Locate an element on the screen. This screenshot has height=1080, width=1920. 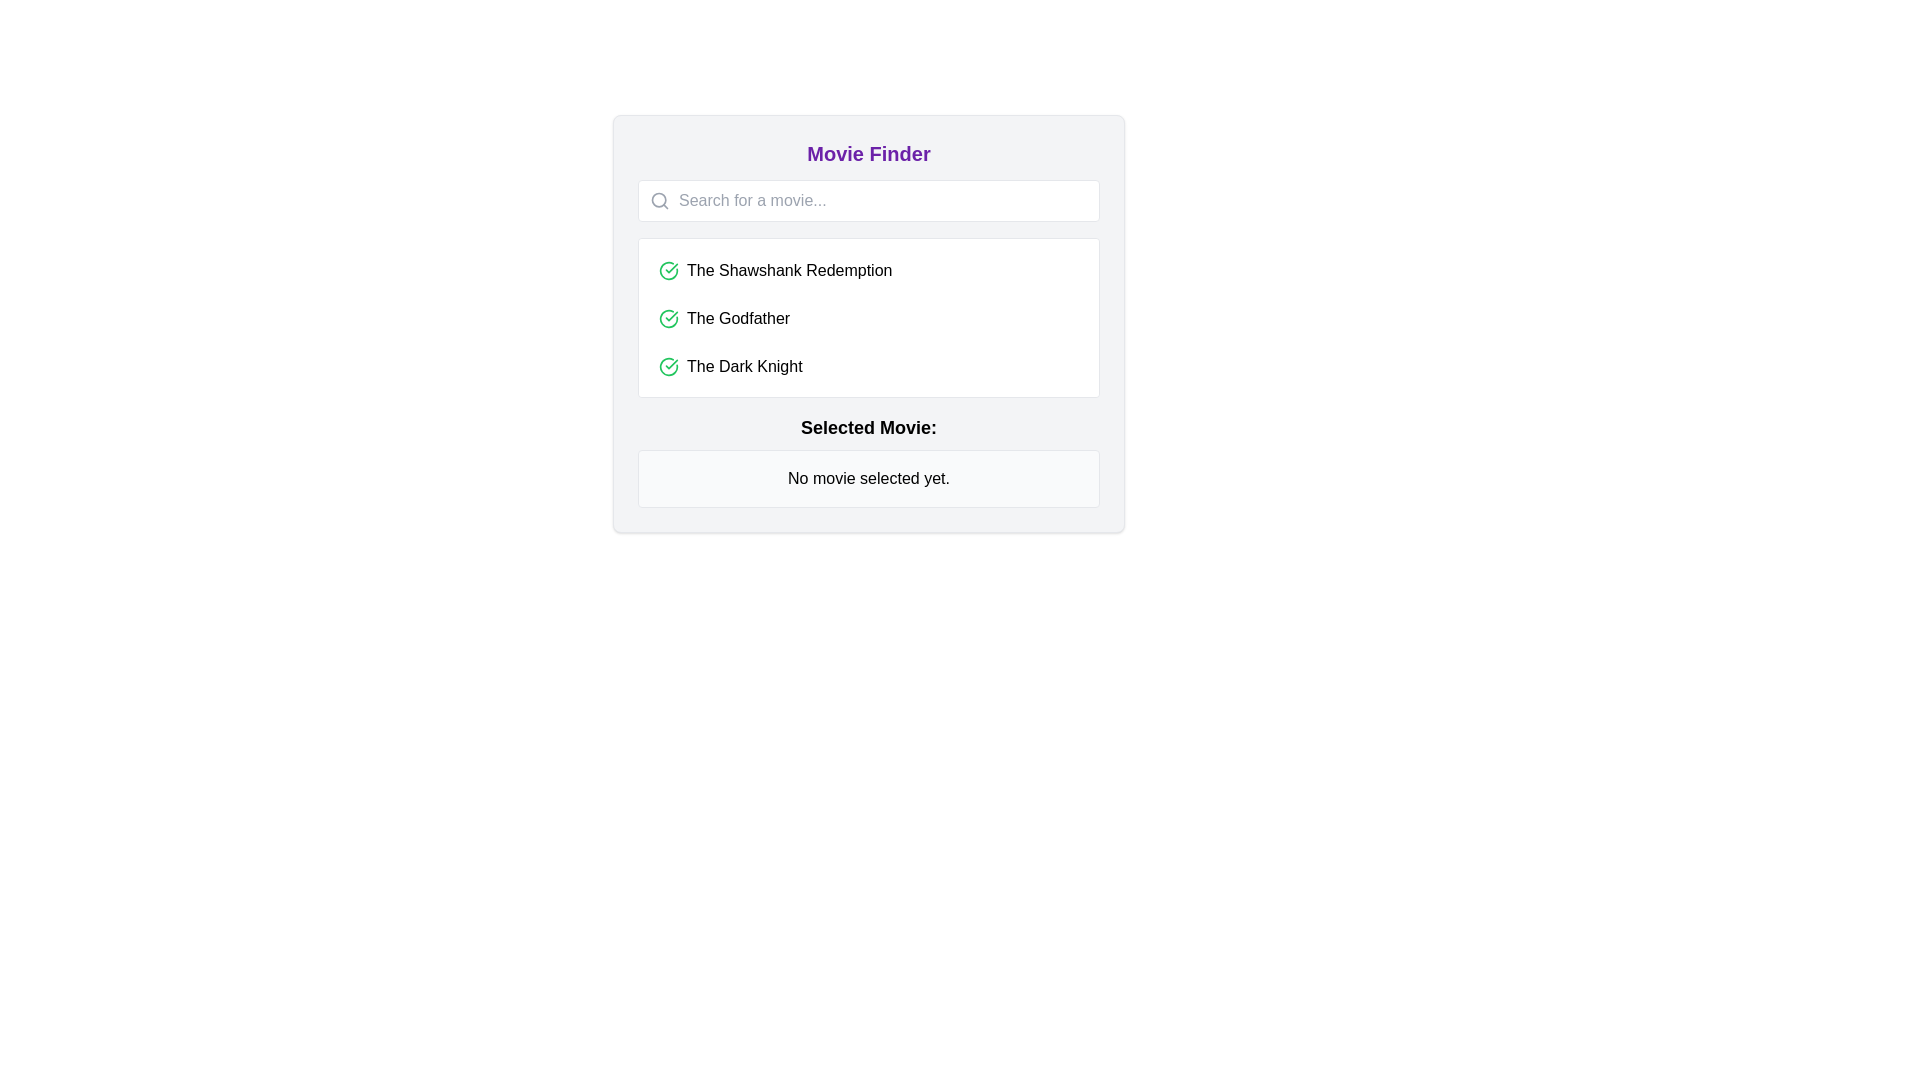
the icon of the topmost list item in the vertically stacked selectable items, located below the search bar and above 'The Godfather' text element is located at coordinates (868, 270).